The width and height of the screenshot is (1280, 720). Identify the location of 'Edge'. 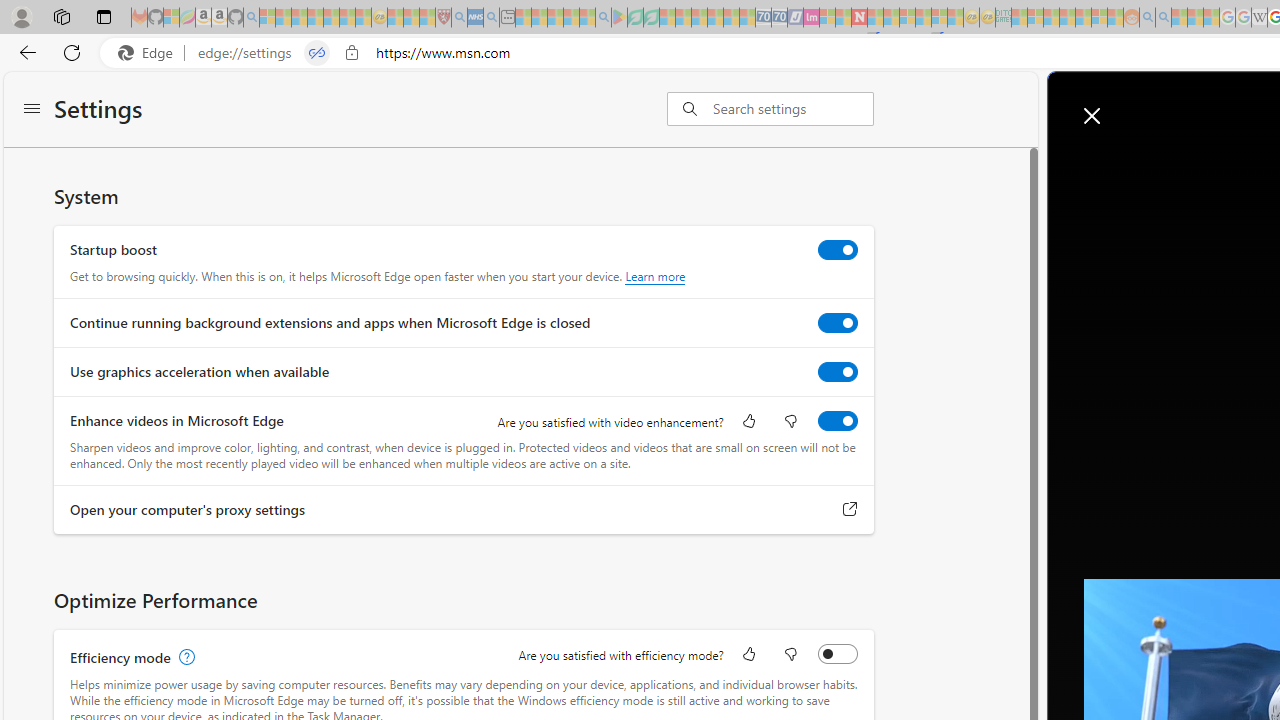
(149, 52).